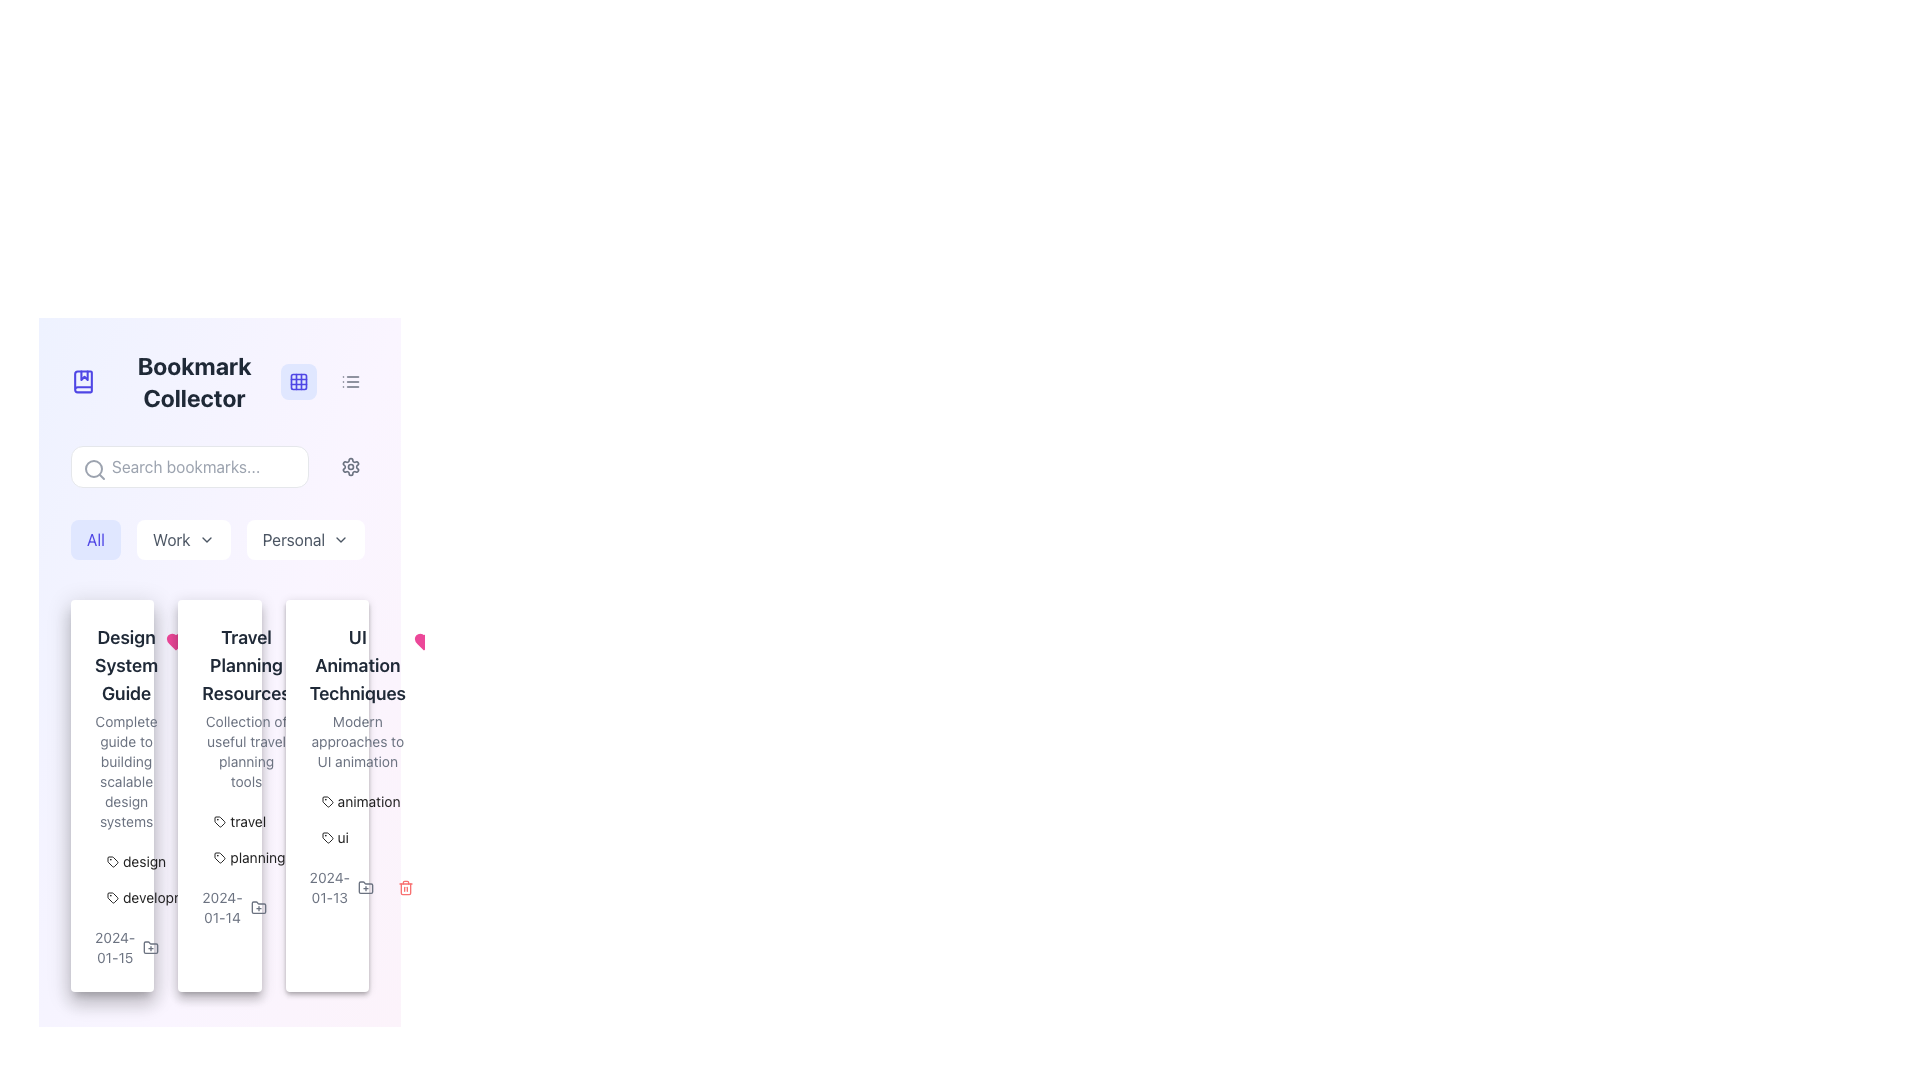 Image resolution: width=1920 pixels, height=1080 pixels. What do you see at coordinates (220, 856) in the screenshot?
I see `the tag label icon representing a category within the 'Travel Planning Resources' card` at bounding box center [220, 856].